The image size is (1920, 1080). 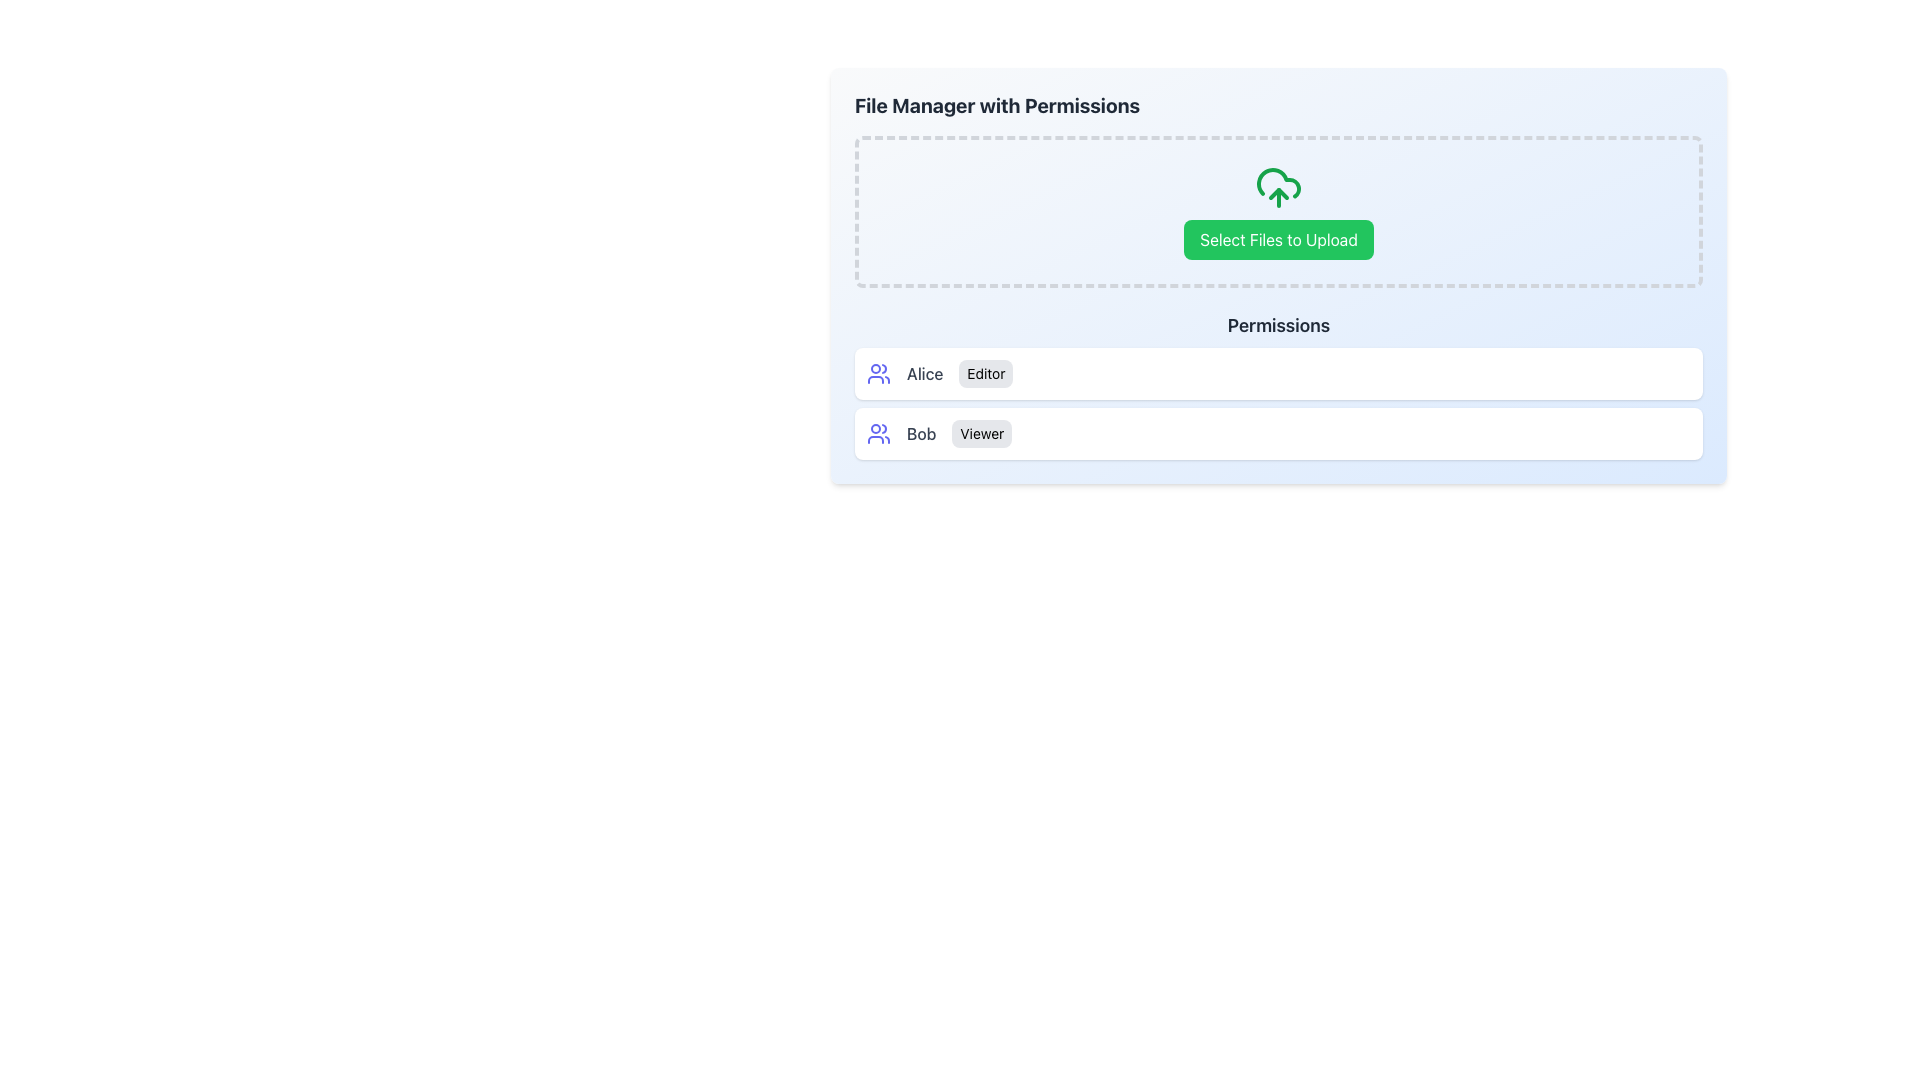 I want to click on the user type icon located to the left of the 'Alice' label and above the 'Editor' tag in the 'Alice' user card, so click(x=878, y=374).